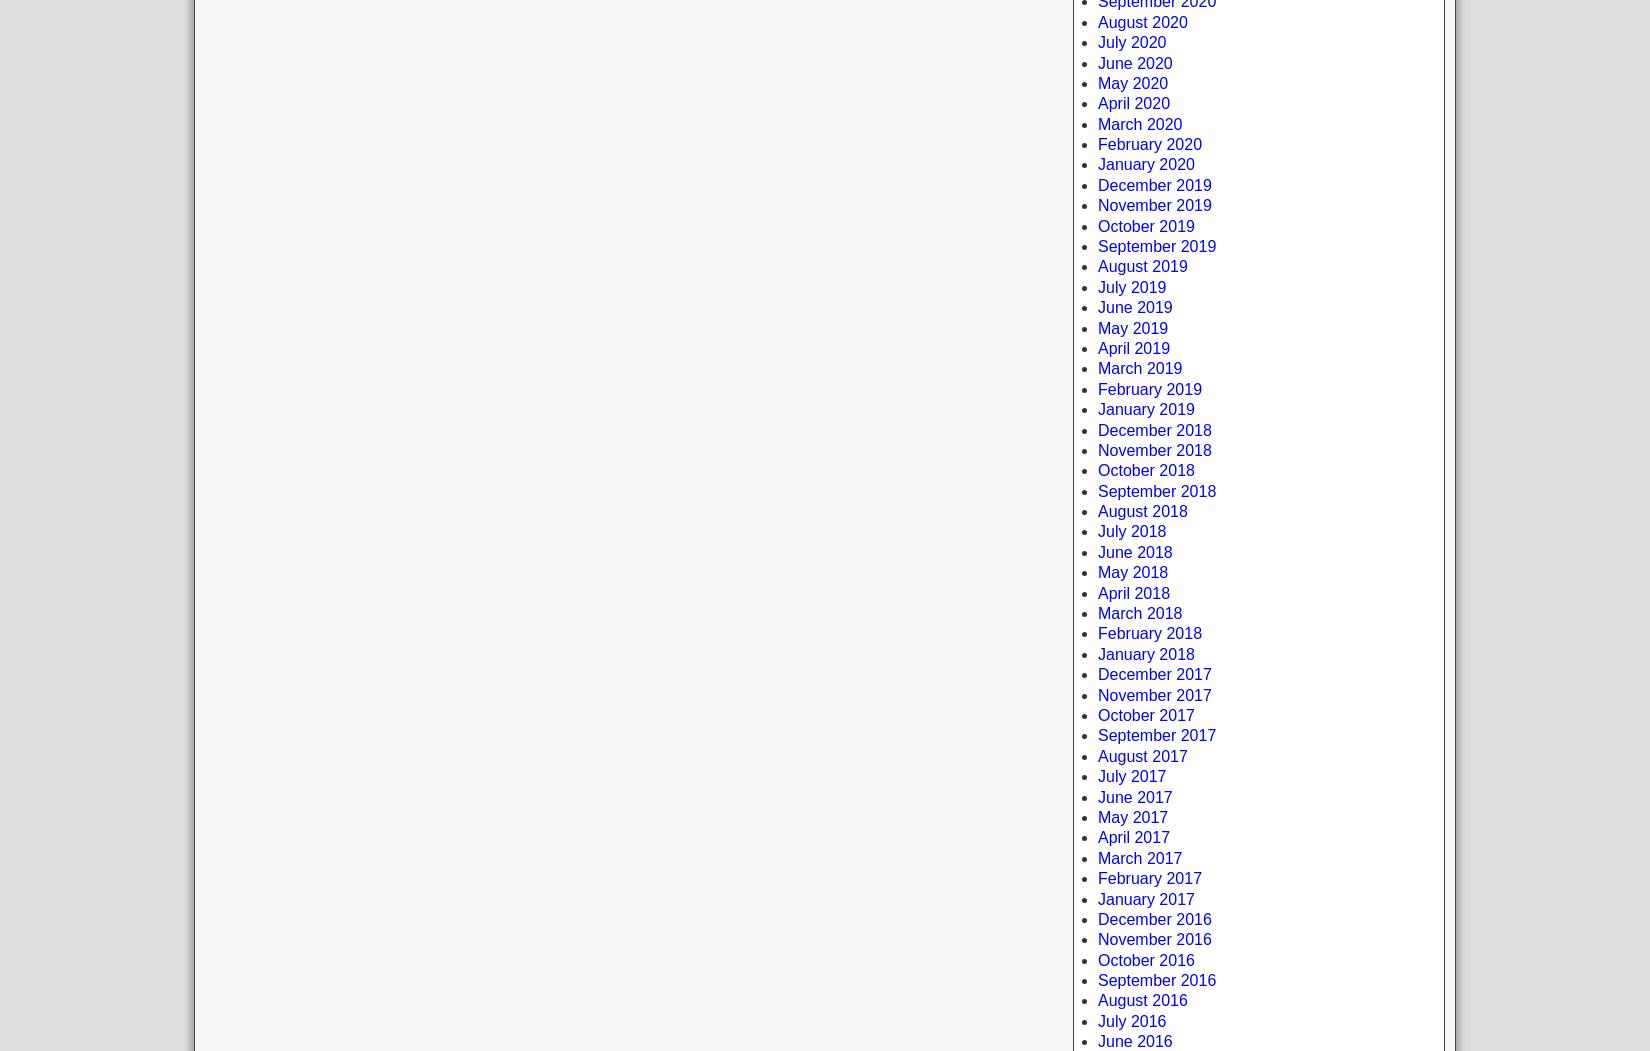 The height and width of the screenshot is (1051, 1650). Describe the element at coordinates (1135, 1040) in the screenshot. I see `'June 2016'` at that location.